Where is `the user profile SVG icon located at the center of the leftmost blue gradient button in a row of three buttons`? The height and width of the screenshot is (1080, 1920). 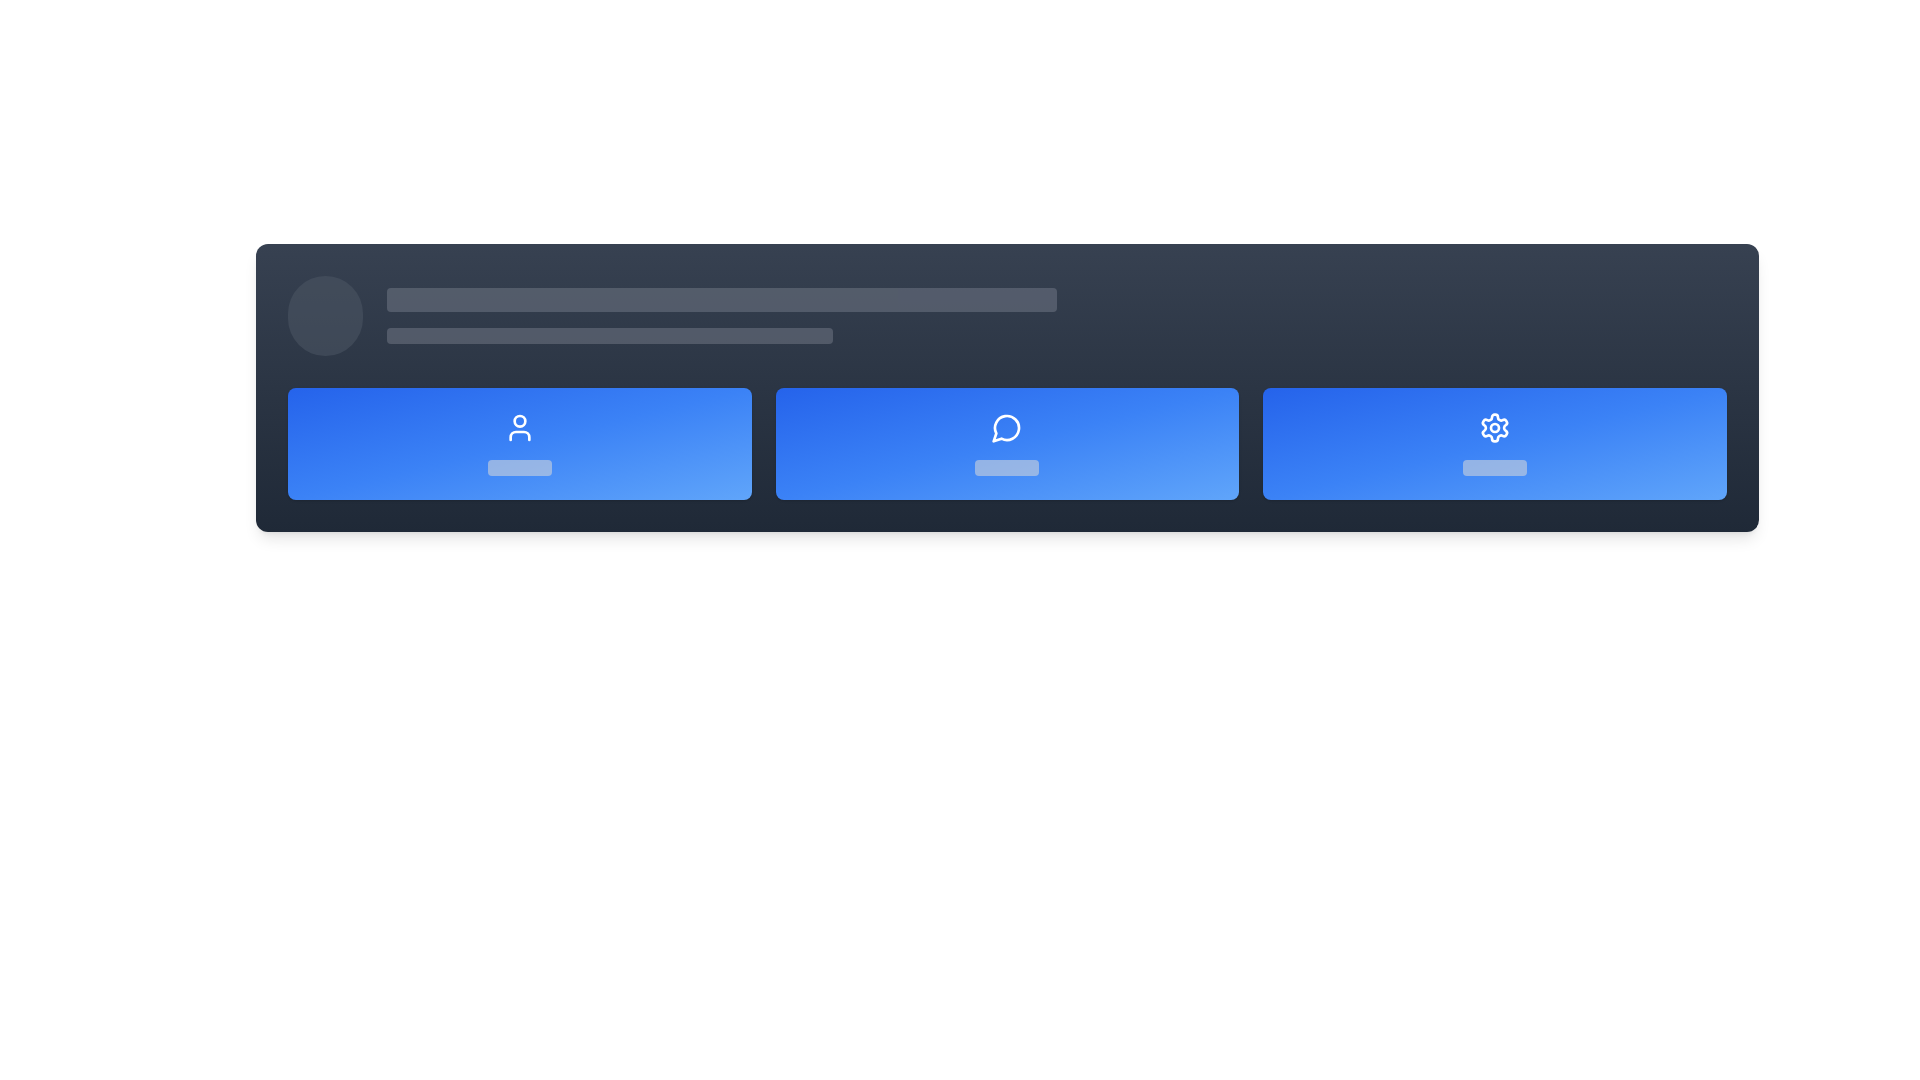
the user profile SVG icon located at the center of the leftmost blue gradient button in a row of three buttons is located at coordinates (519, 427).